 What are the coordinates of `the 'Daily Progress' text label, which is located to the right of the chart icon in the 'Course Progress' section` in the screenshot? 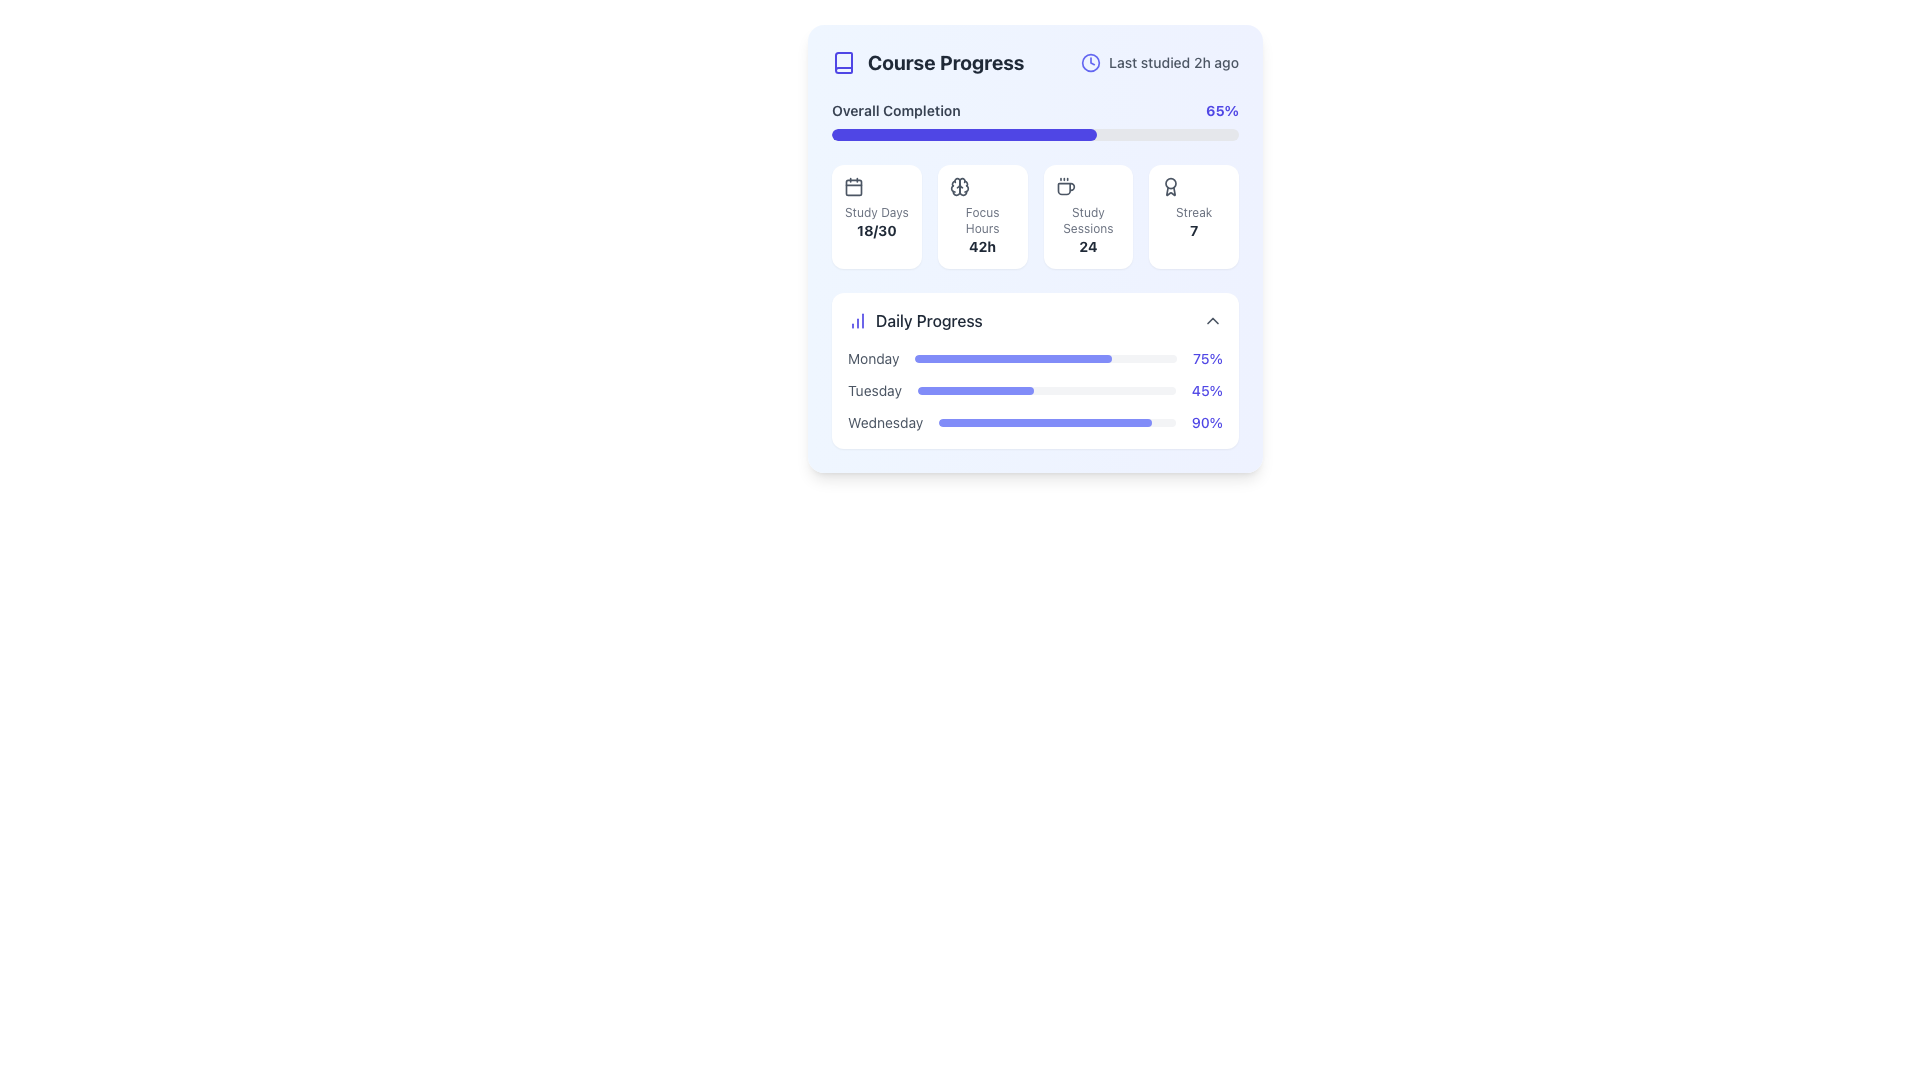 It's located at (928, 319).